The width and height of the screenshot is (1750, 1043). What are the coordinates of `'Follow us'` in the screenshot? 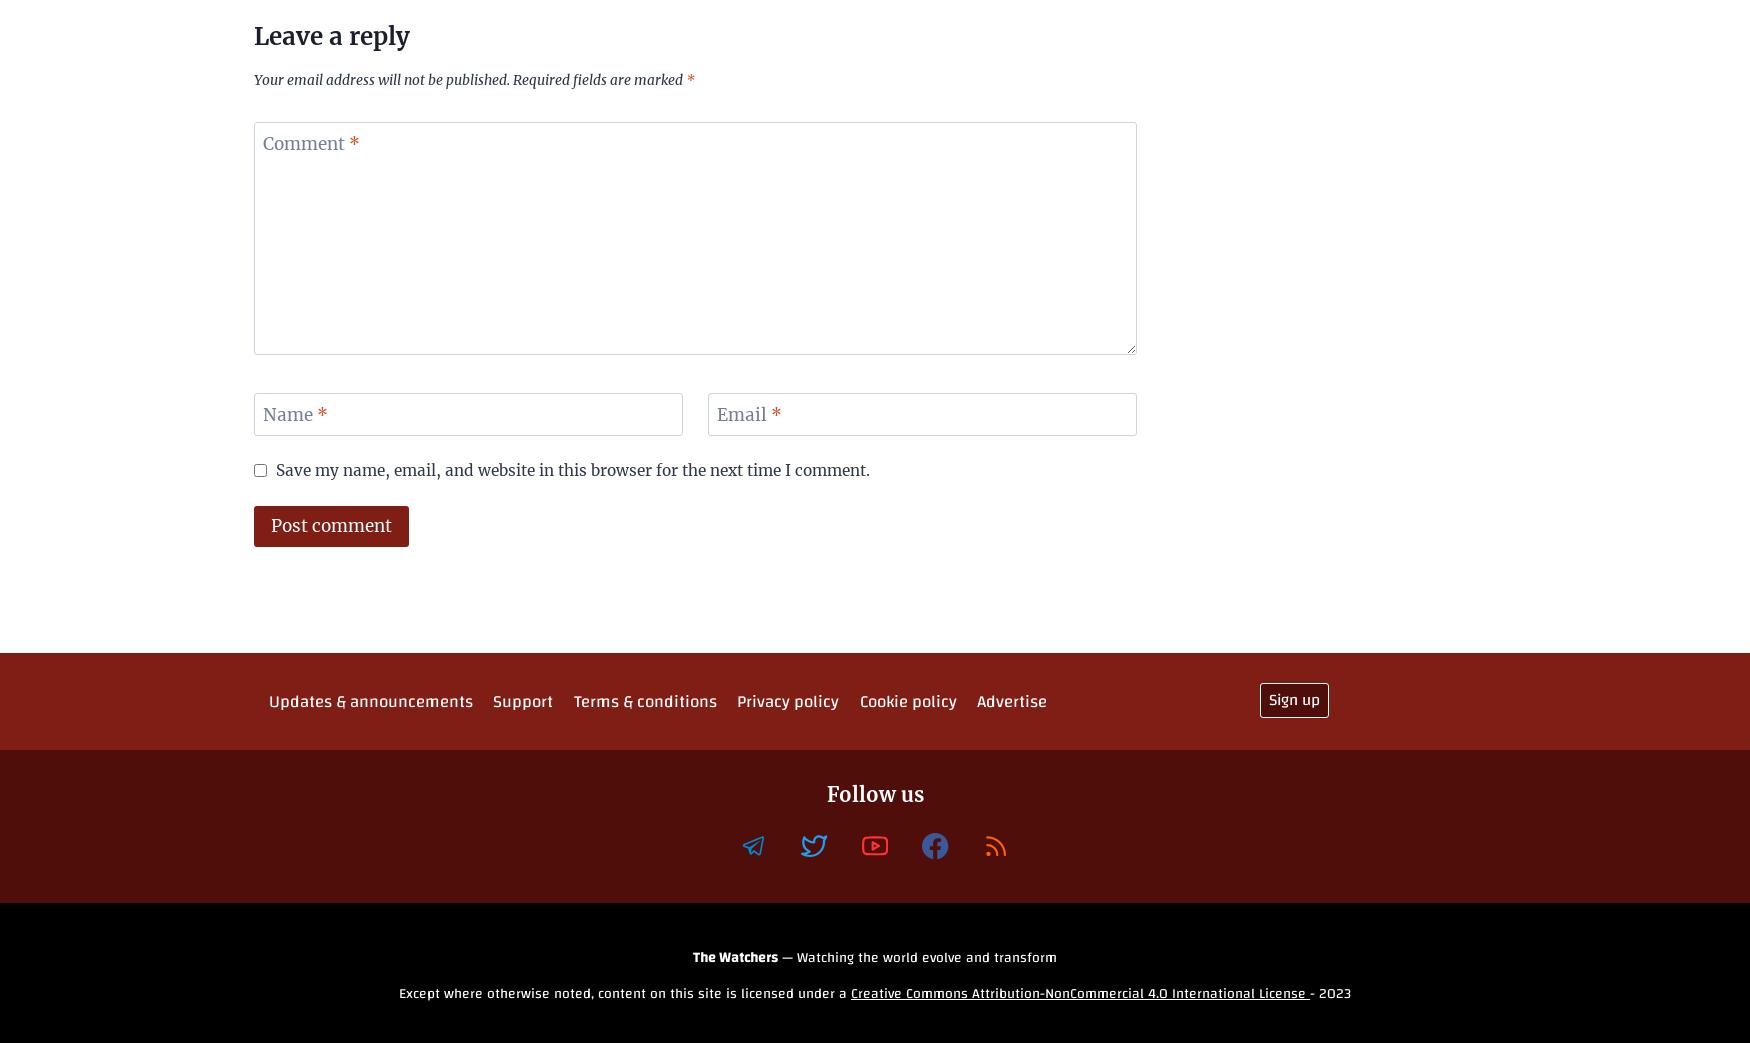 It's located at (874, 793).